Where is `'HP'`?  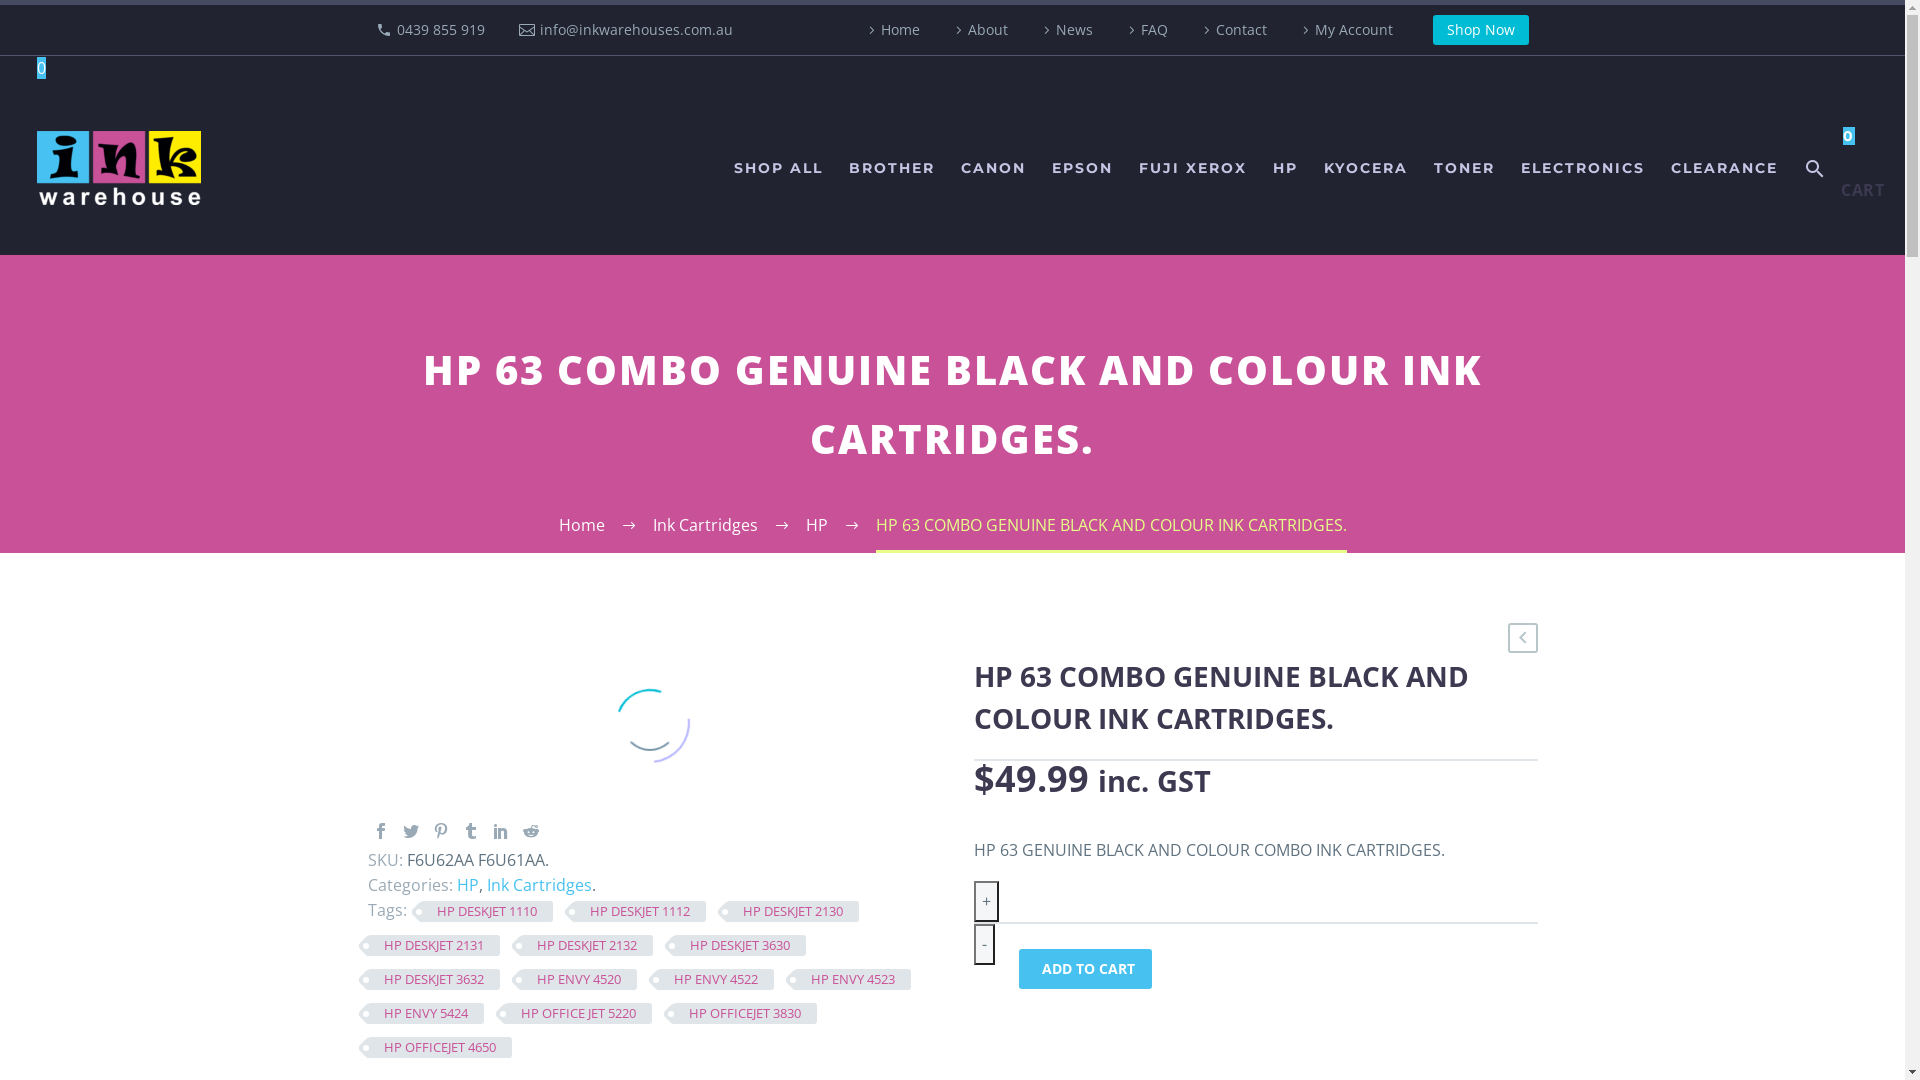
'HP' is located at coordinates (455, 883).